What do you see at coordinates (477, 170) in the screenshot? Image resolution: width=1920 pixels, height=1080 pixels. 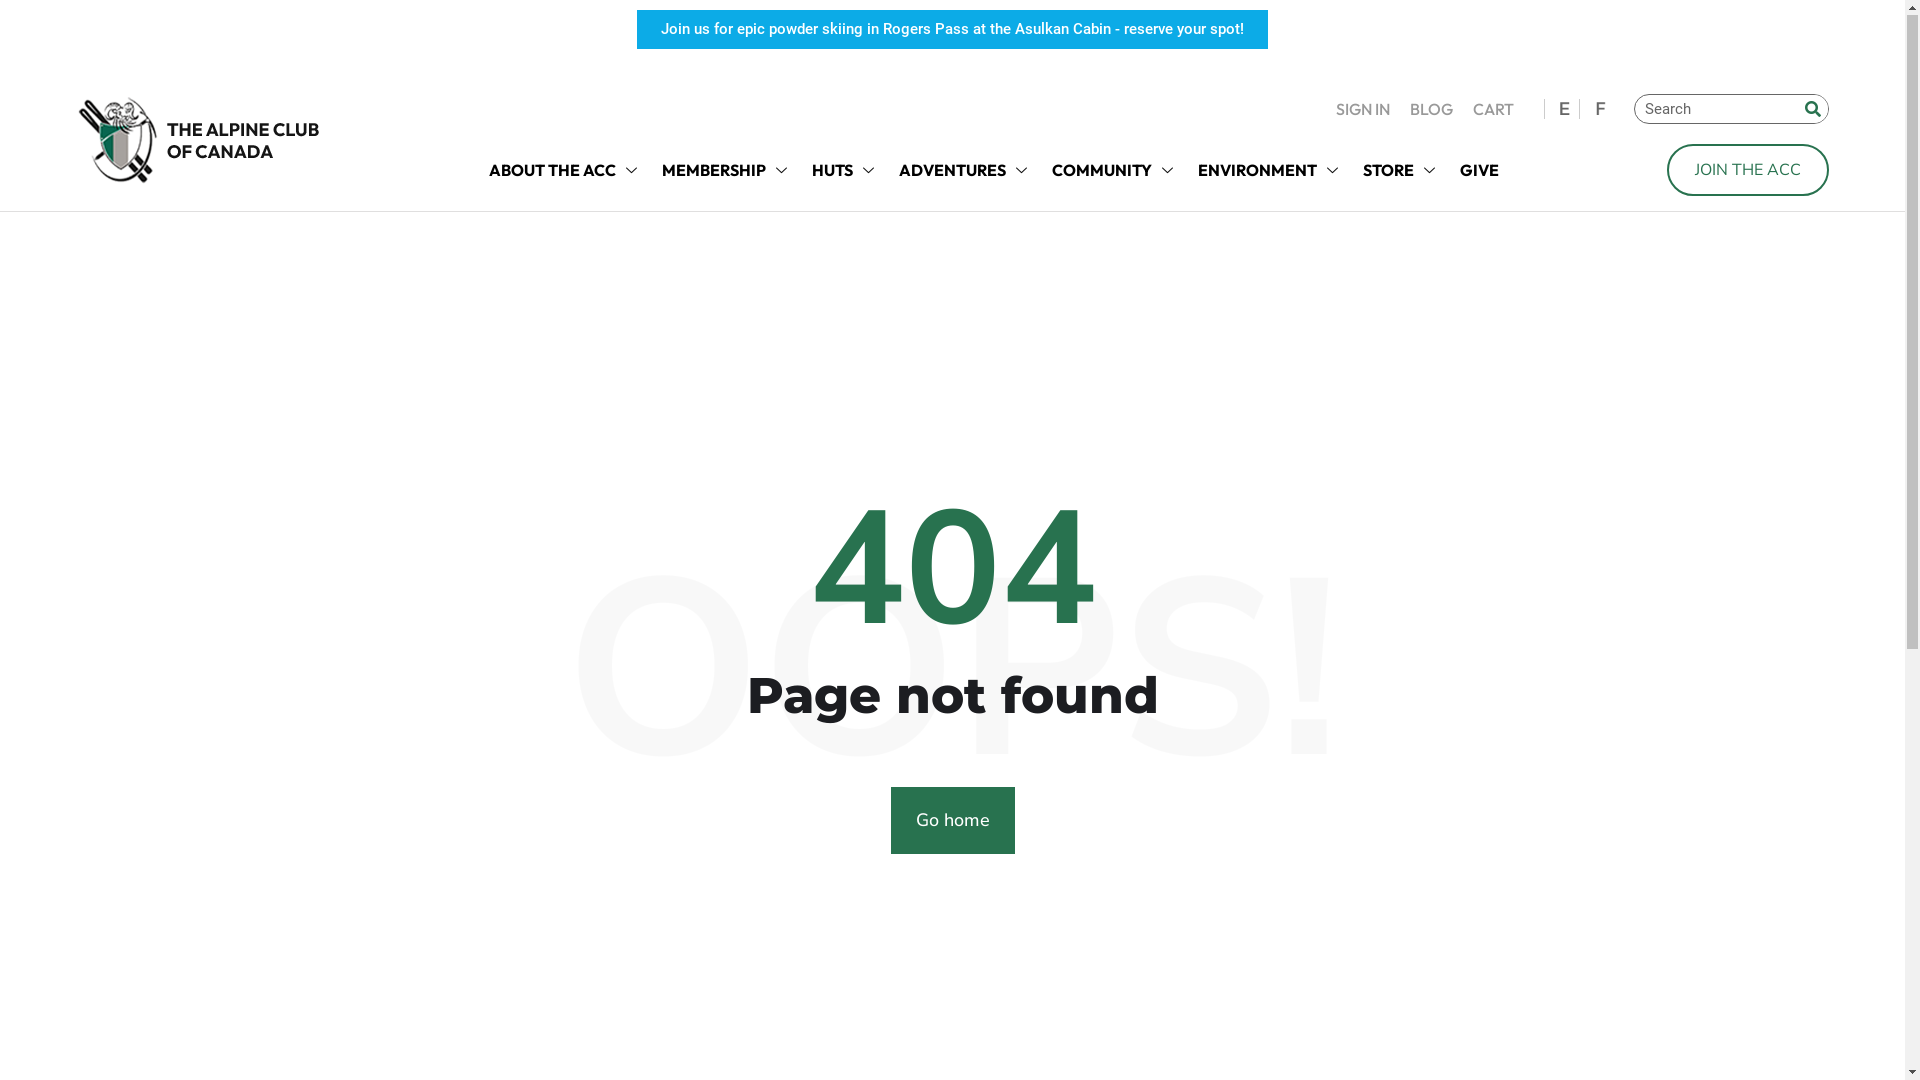 I see `'ABOUT THE ACC'` at bounding box center [477, 170].